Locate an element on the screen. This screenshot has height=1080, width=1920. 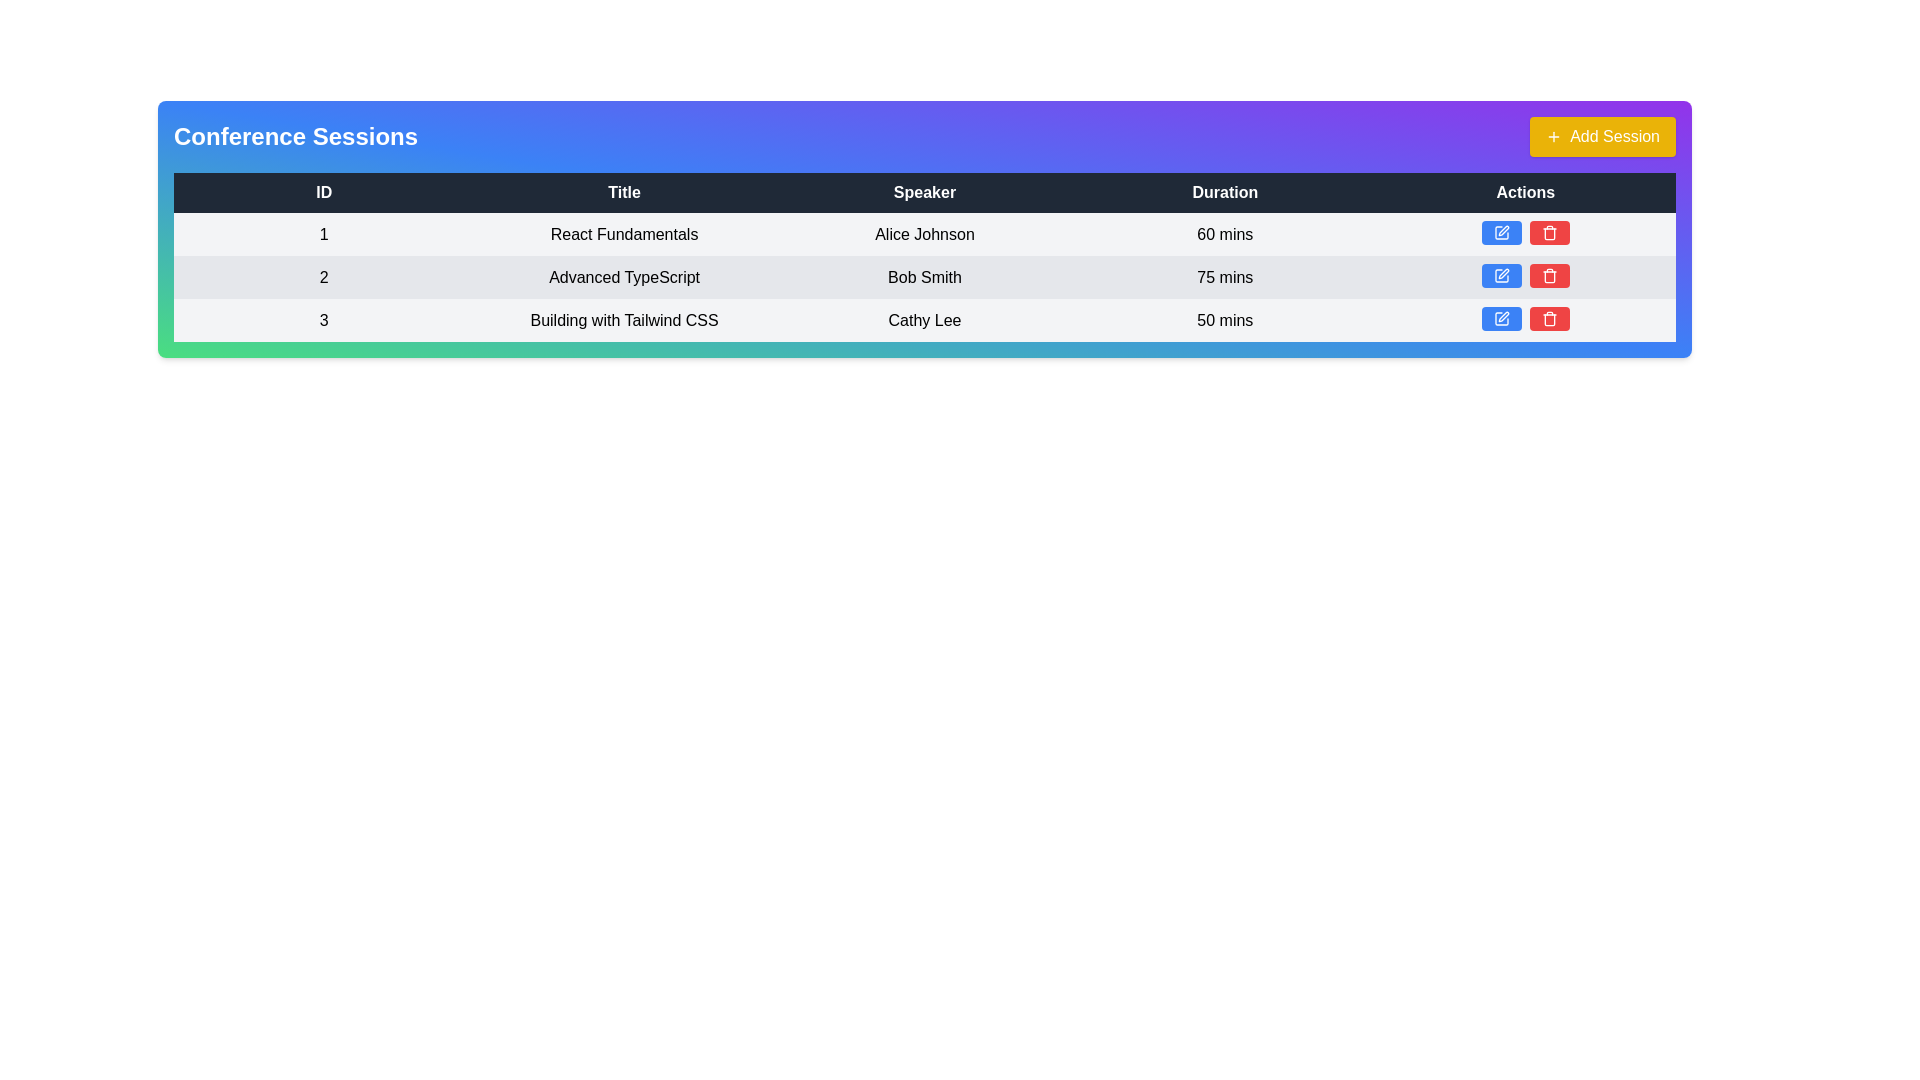
the session details by clicking on the text 'Advanced TypeScript' located in the second column of the second row of the table is located at coordinates (623, 277).